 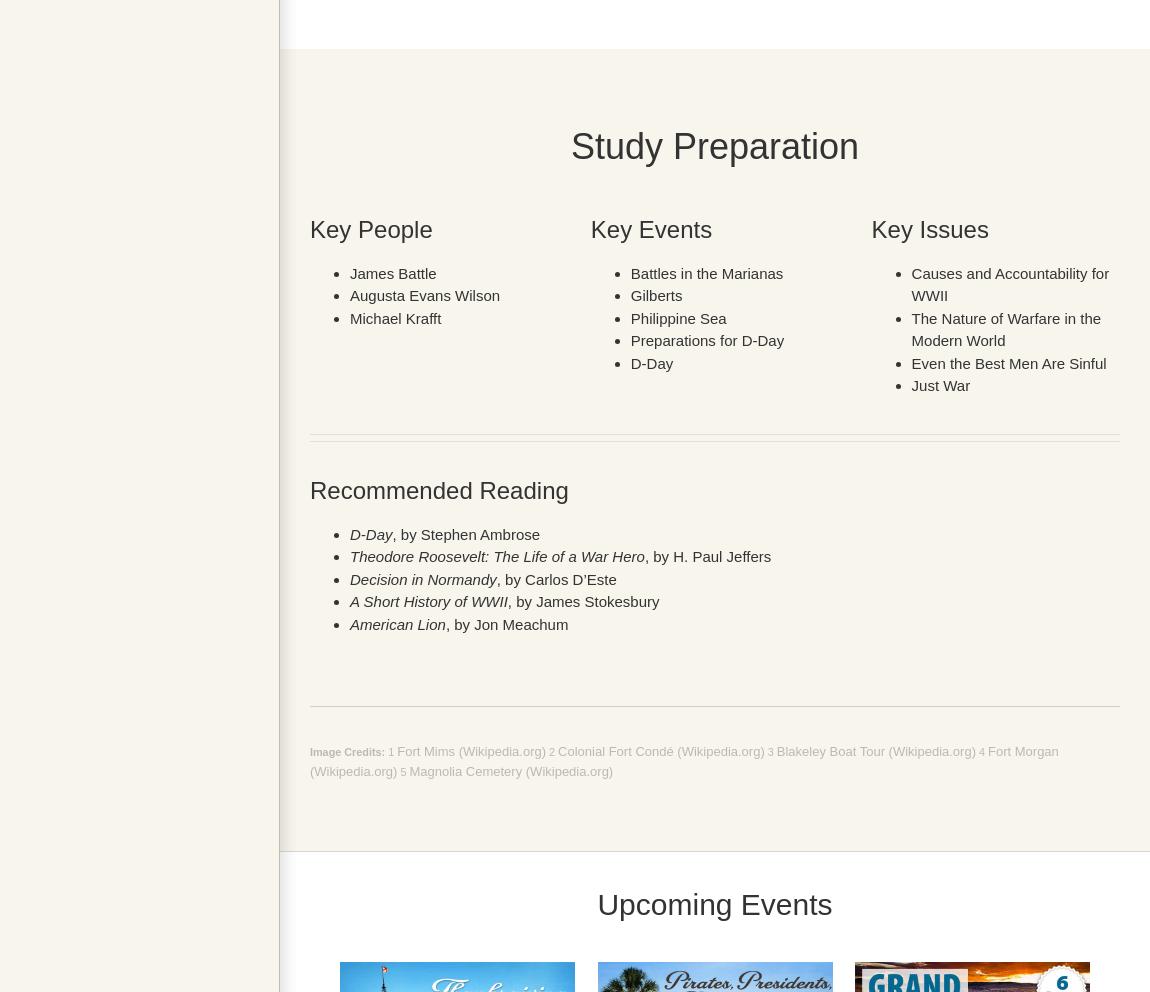 I want to click on 'Augusta Evans Wilson', so click(x=425, y=295).